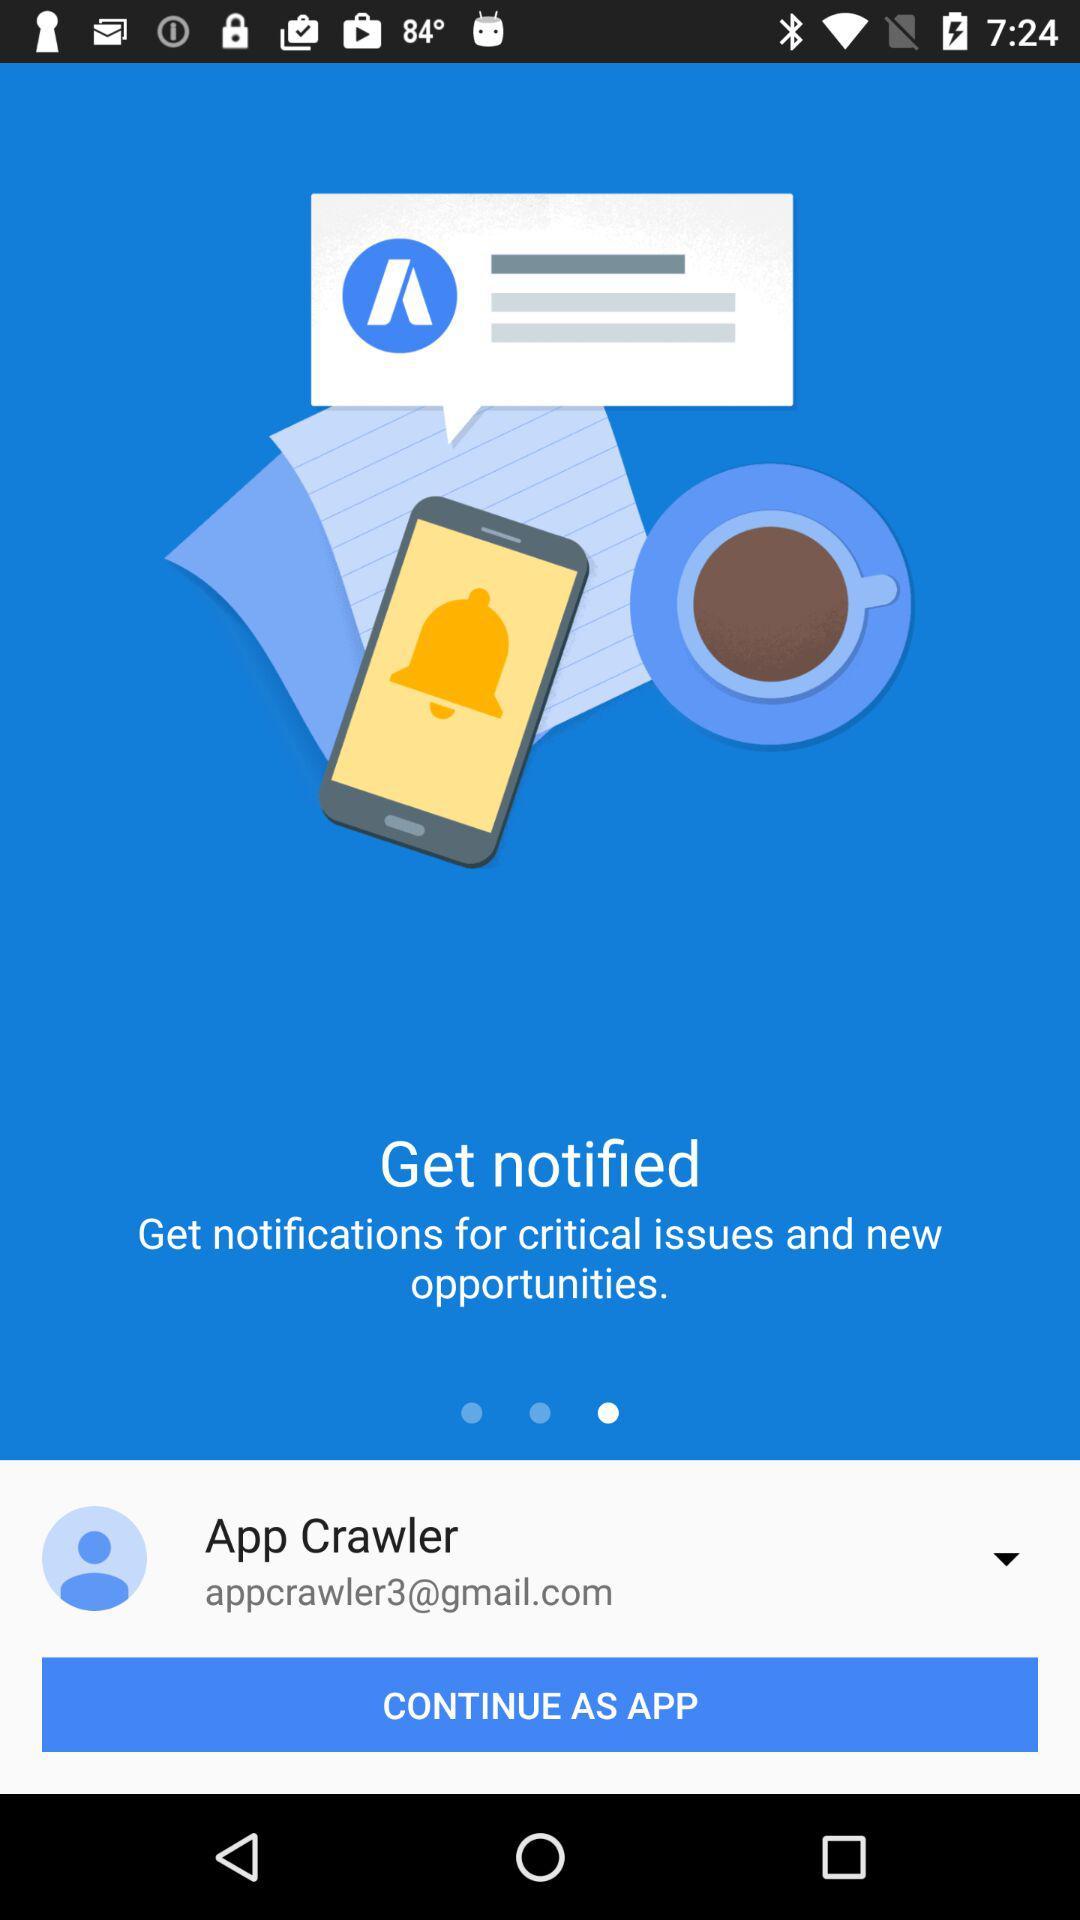 The height and width of the screenshot is (1920, 1080). Describe the element at coordinates (540, 1703) in the screenshot. I see `continue as app item` at that location.